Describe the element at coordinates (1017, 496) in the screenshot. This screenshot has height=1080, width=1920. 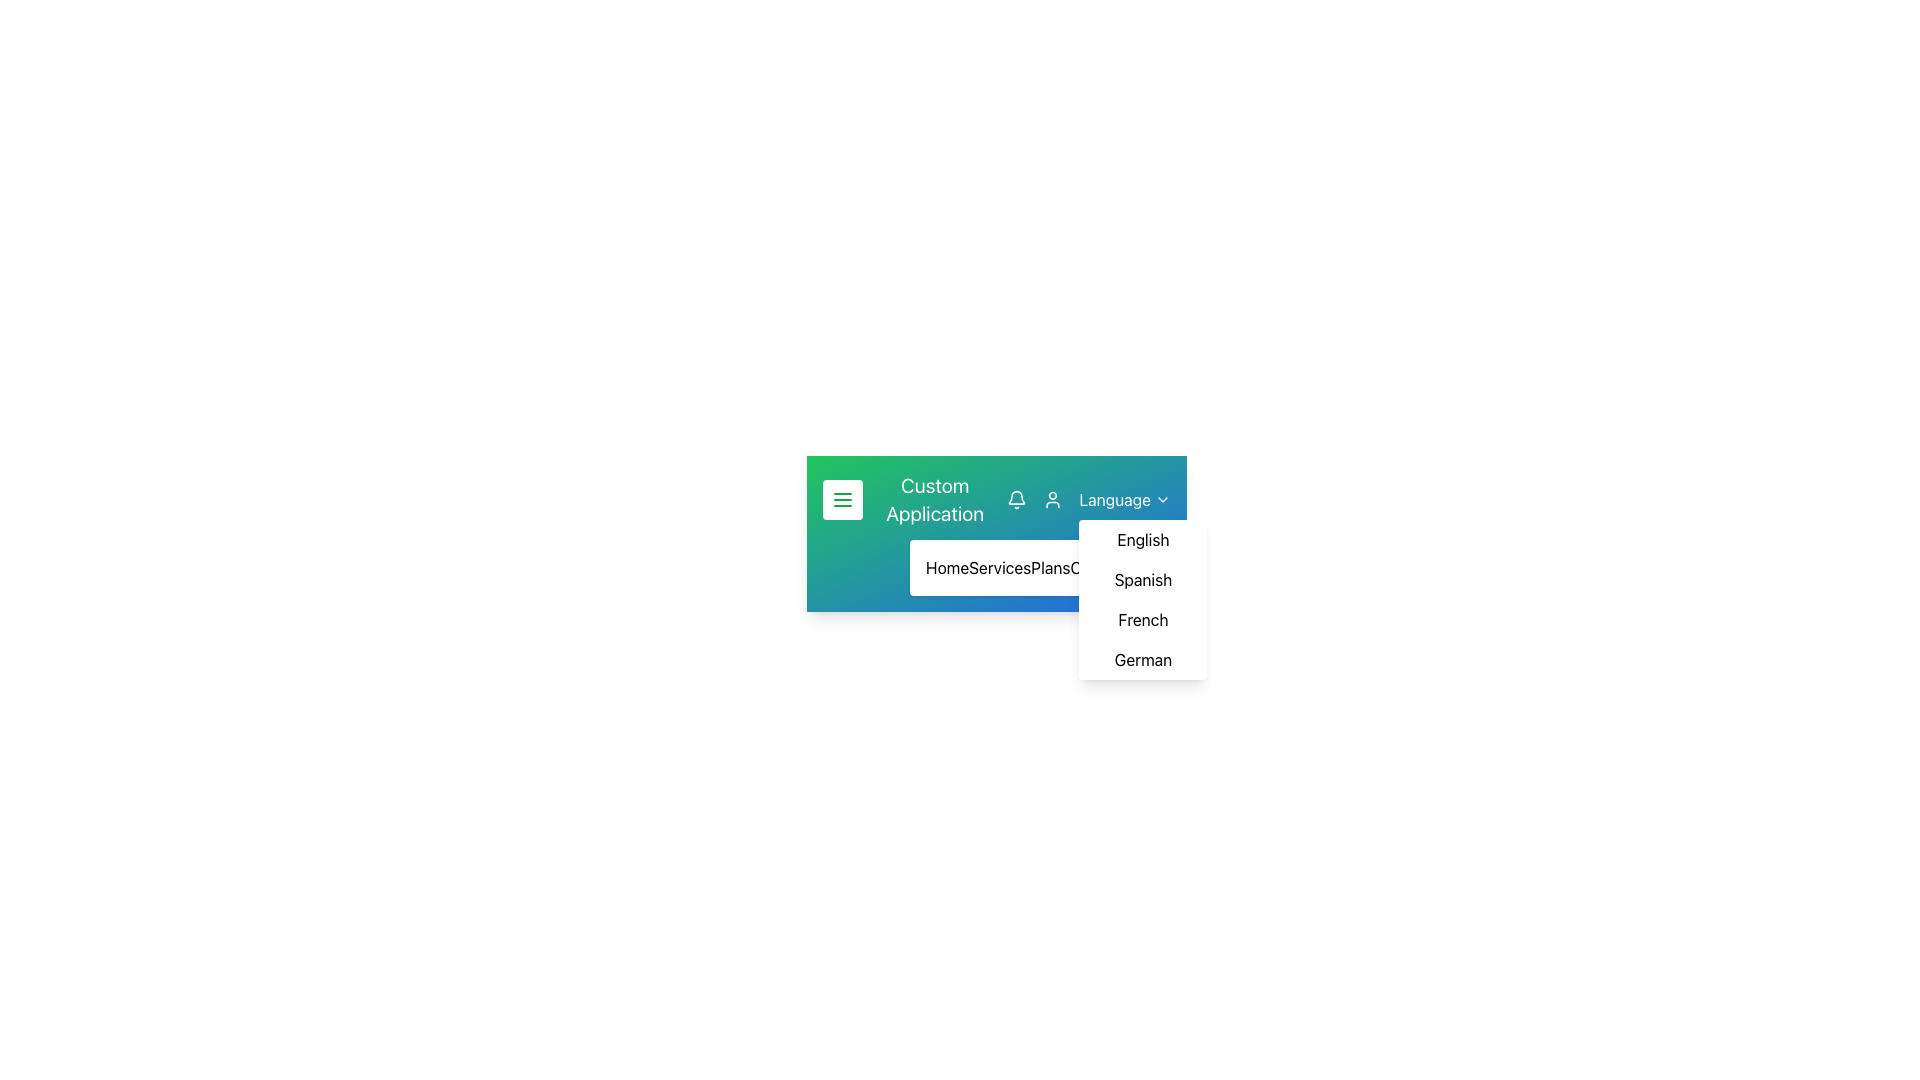
I see `the bell-shaped notification icon located in the top-right navigation bar, positioned between the user icon and the 'Language' dropdown` at that location.